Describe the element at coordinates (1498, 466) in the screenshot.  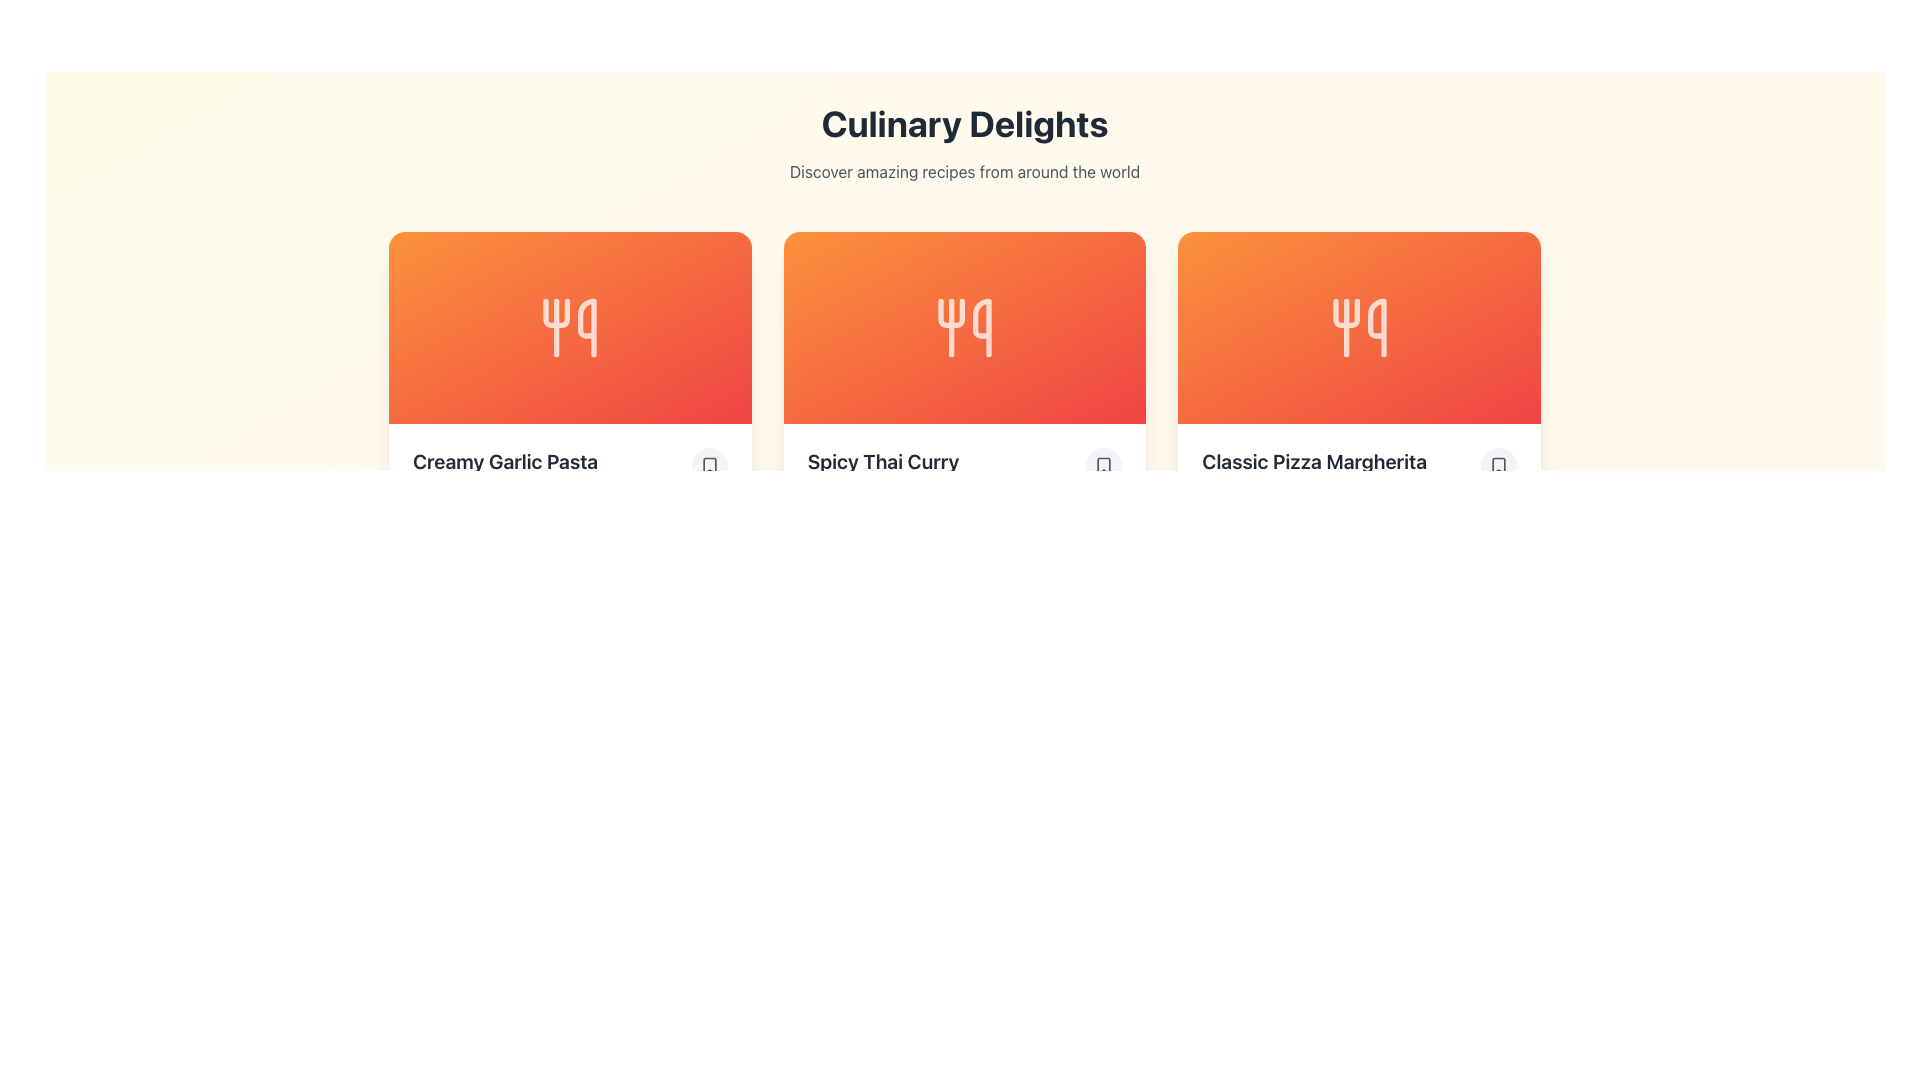
I see `the bookmark toggle button located in the top right corner of the 'Classic Pizza Margherita' card` at that location.